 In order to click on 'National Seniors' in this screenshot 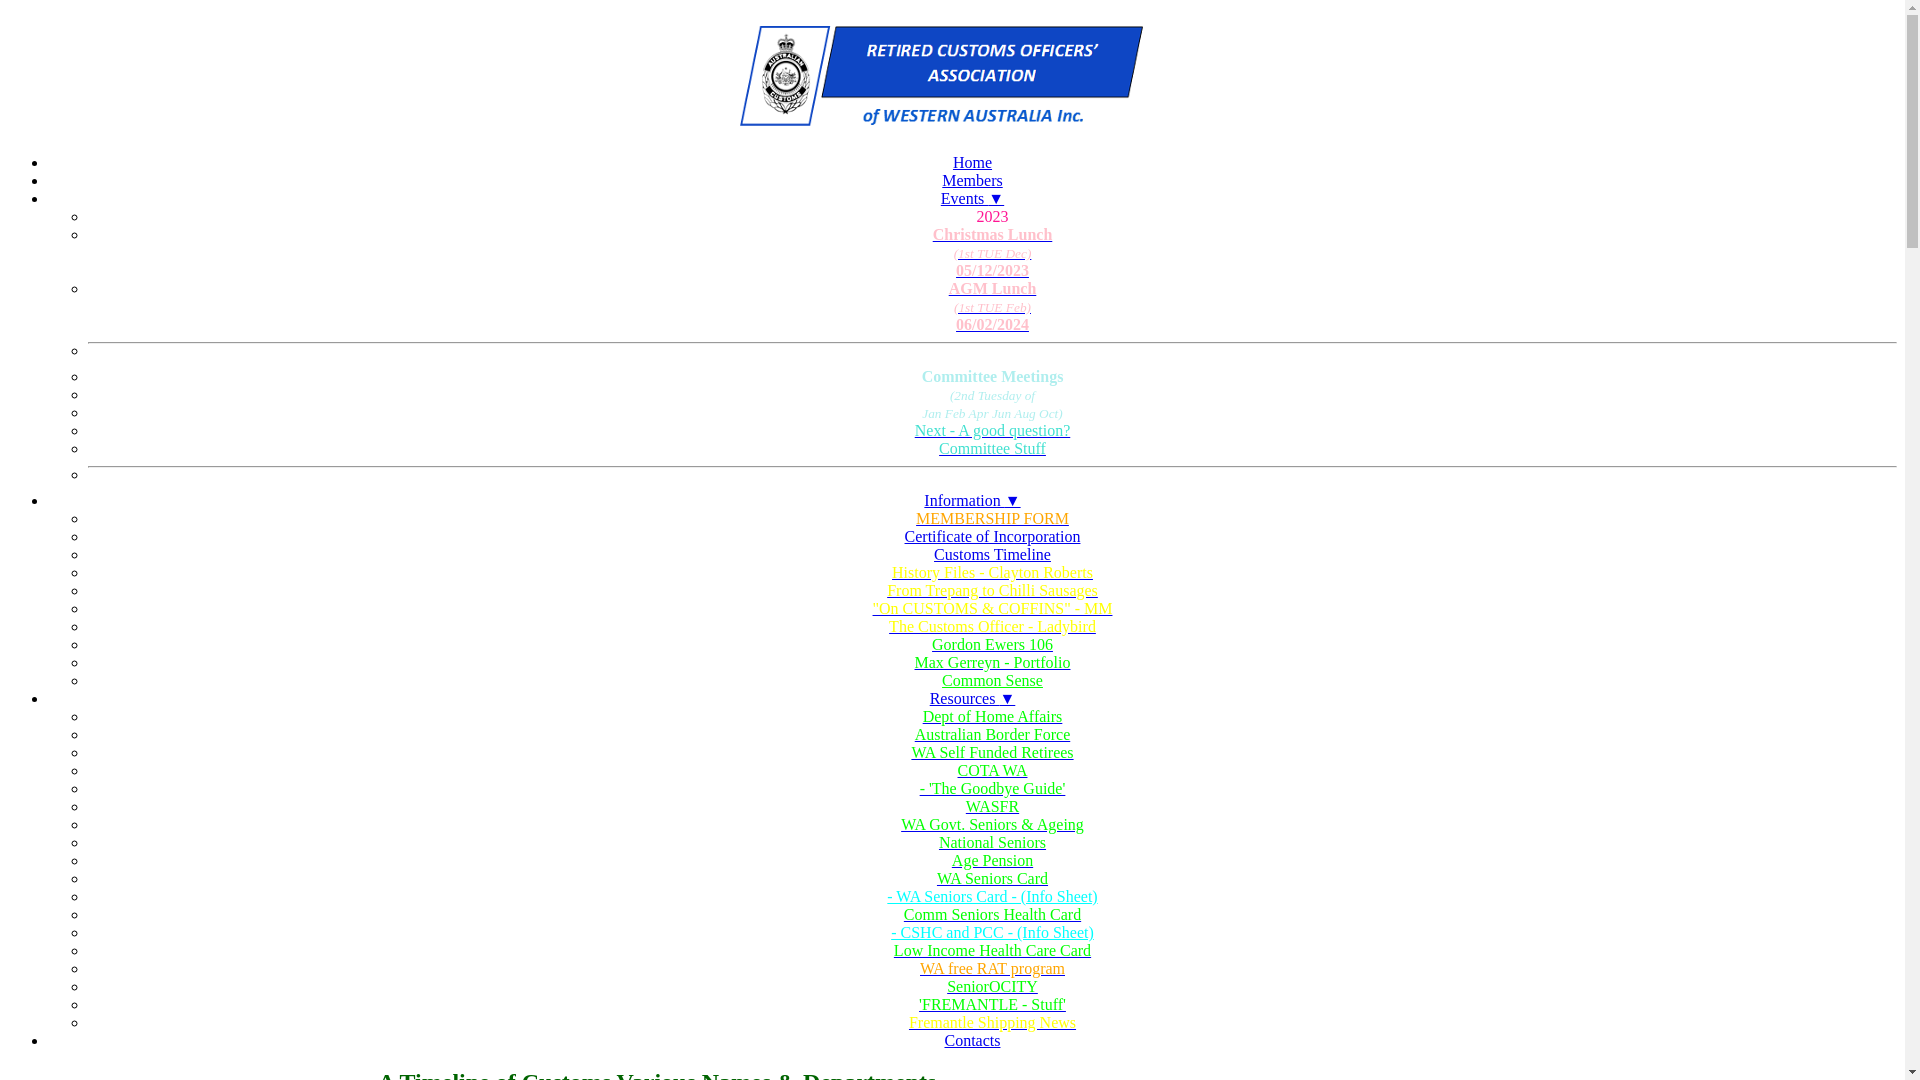, I will do `click(992, 843)`.